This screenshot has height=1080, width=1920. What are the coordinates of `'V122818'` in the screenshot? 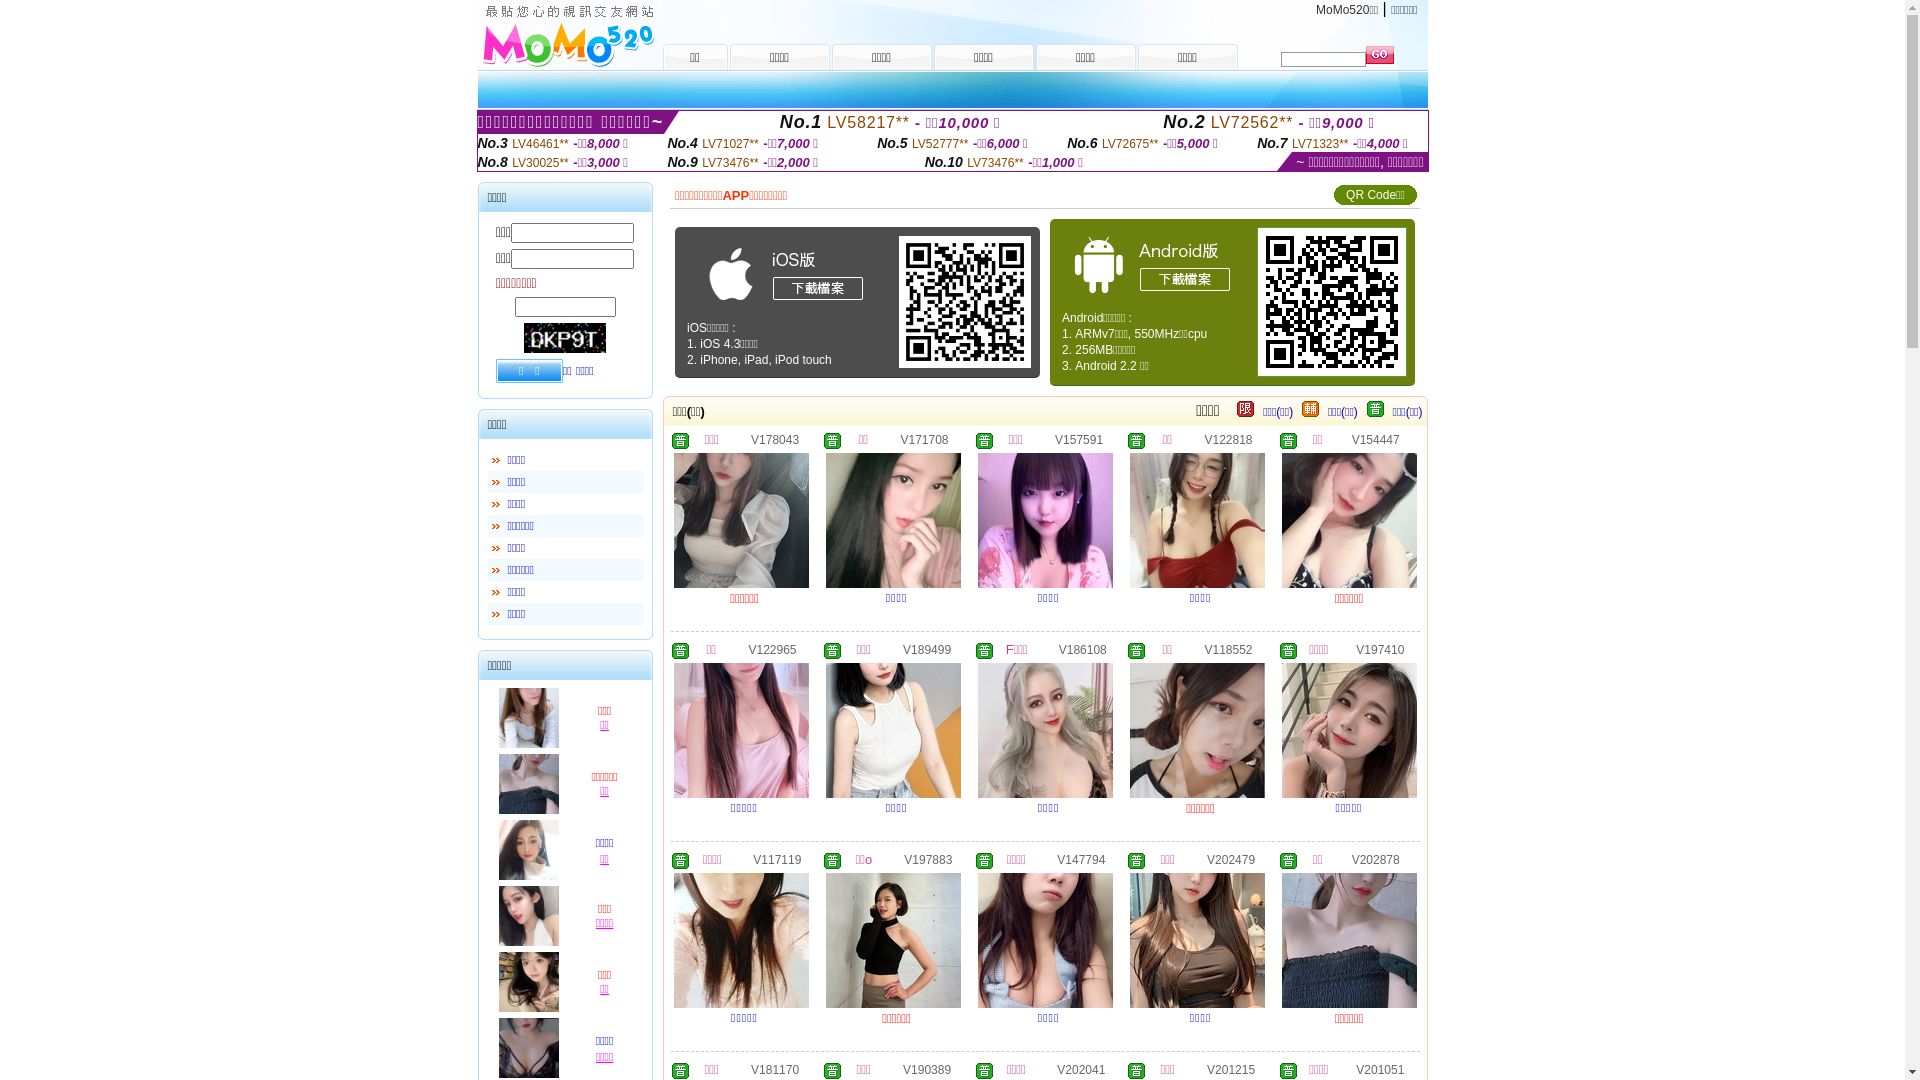 It's located at (1227, 438).